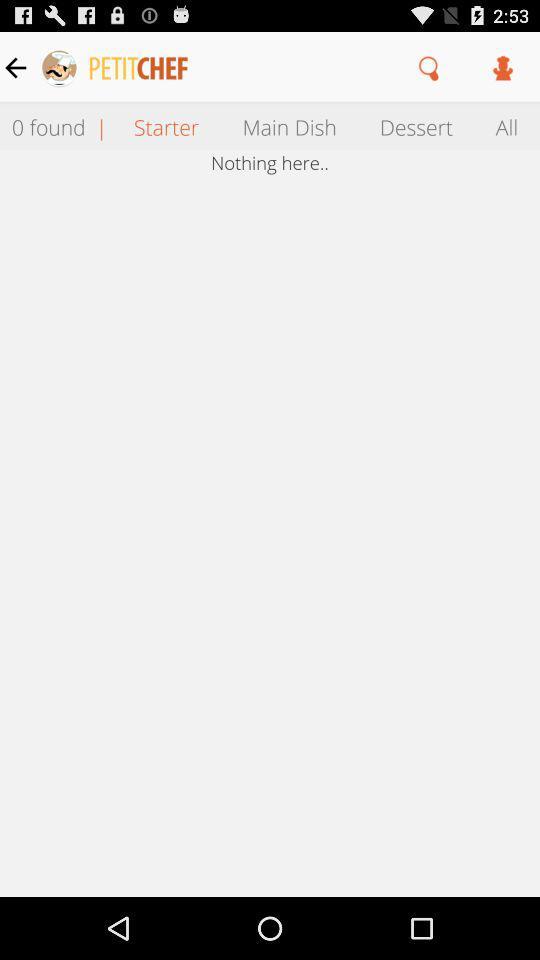  Describe the element at coordinates (165, 125) in the screenshot. I see `the item next to main dish` at that location.